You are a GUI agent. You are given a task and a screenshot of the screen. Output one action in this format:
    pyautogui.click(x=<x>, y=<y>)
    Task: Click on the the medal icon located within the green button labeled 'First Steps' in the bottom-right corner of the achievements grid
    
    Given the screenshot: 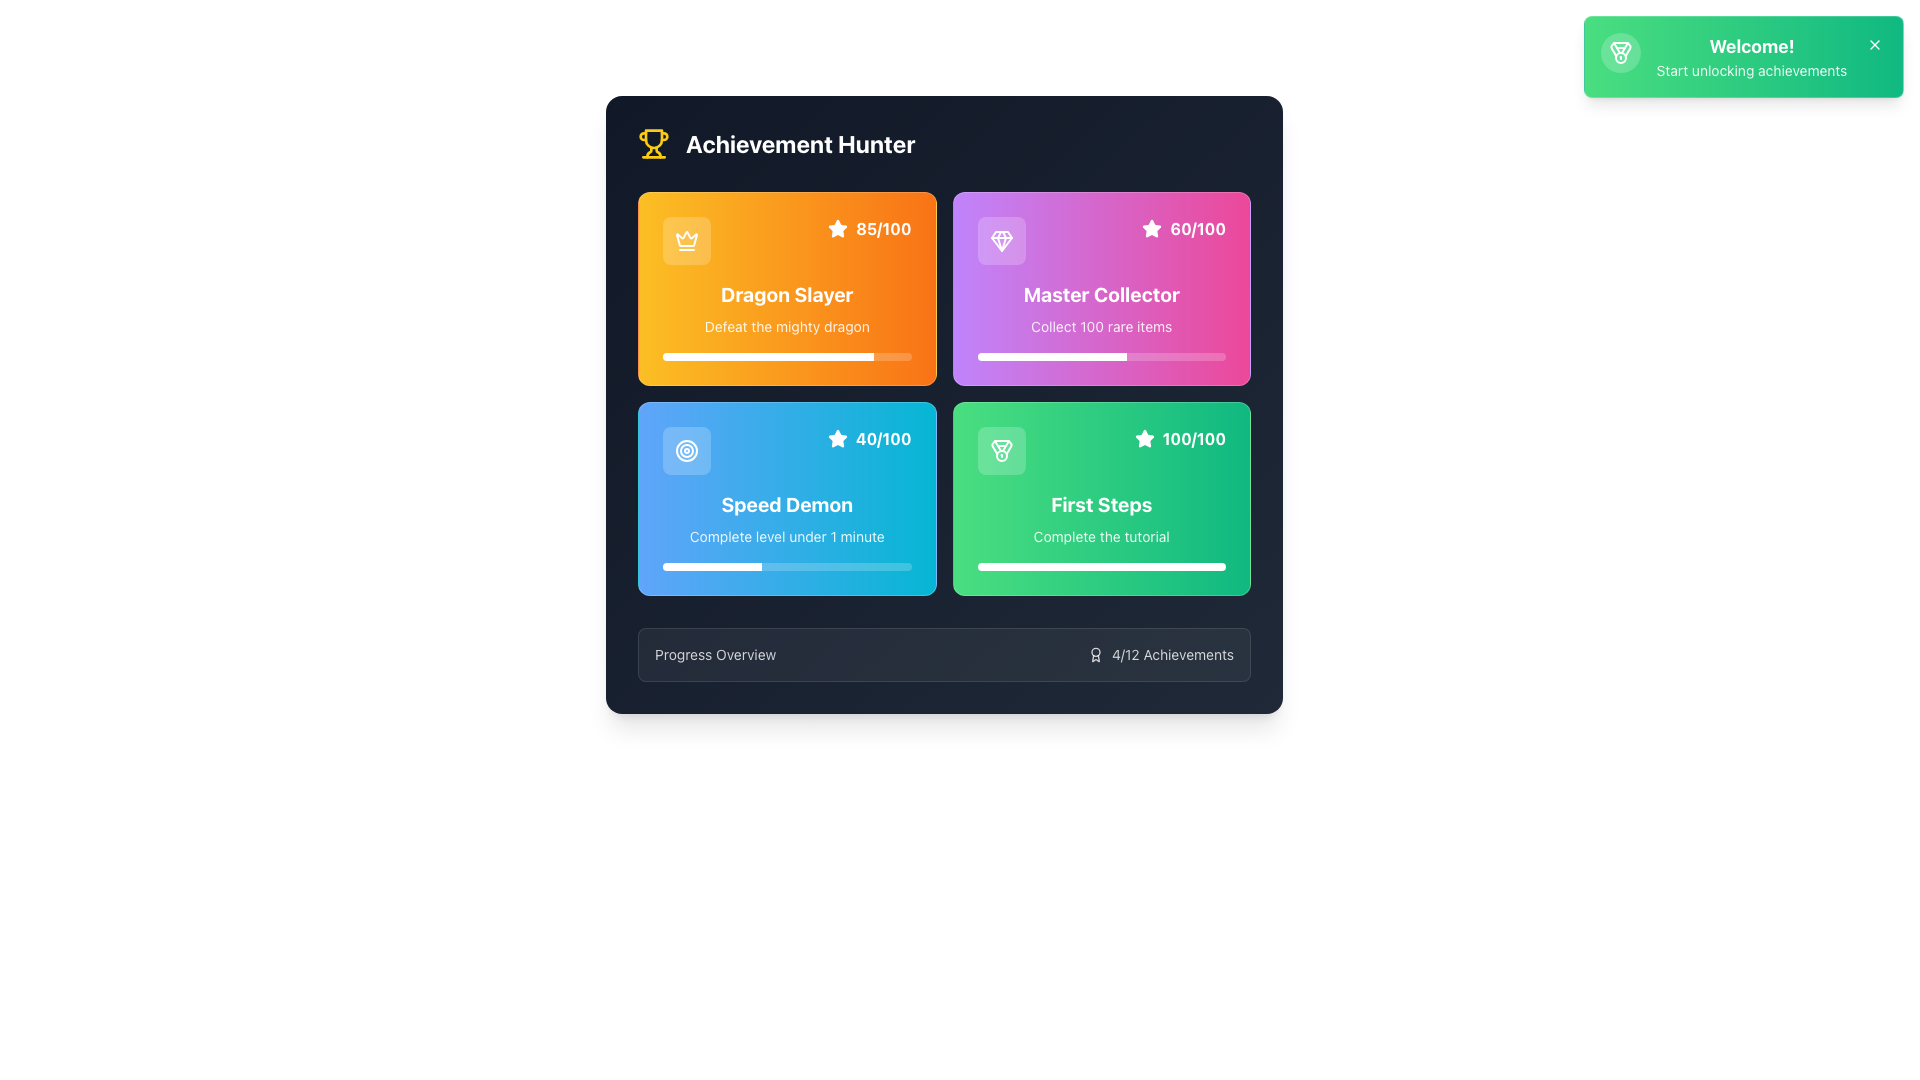 What is the action you would take?
    pyautogui.click(x=1001, y=451)
    